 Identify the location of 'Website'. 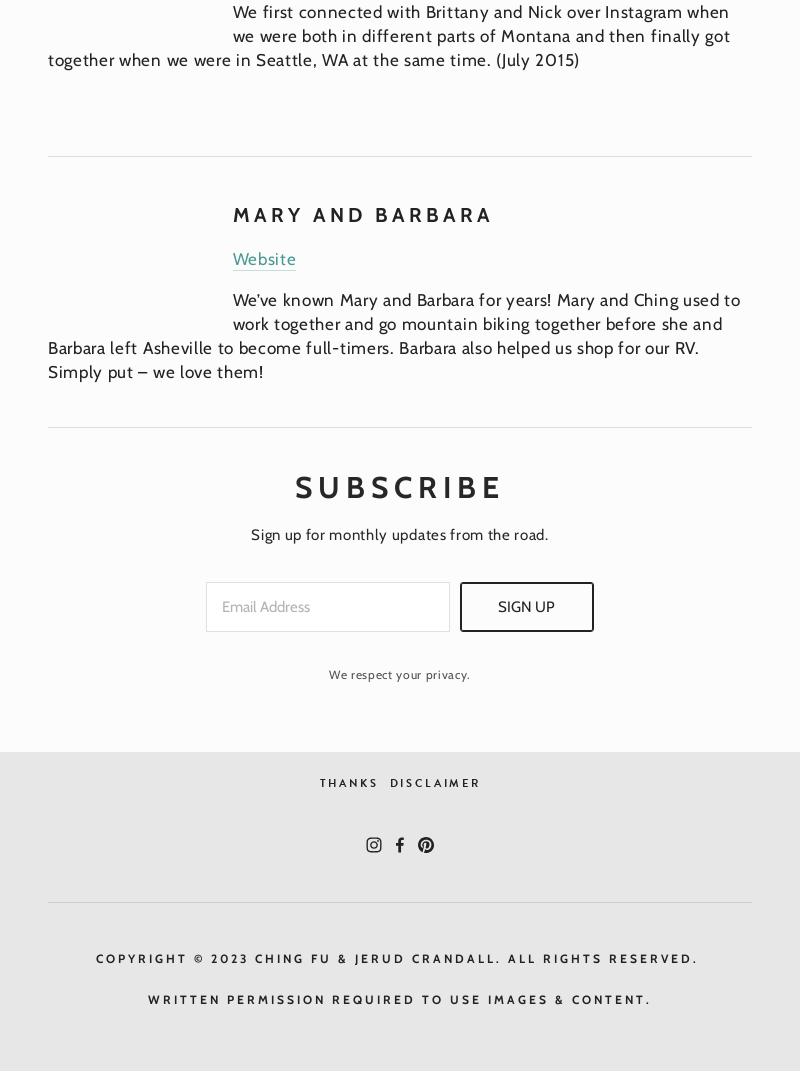
(263, 258).